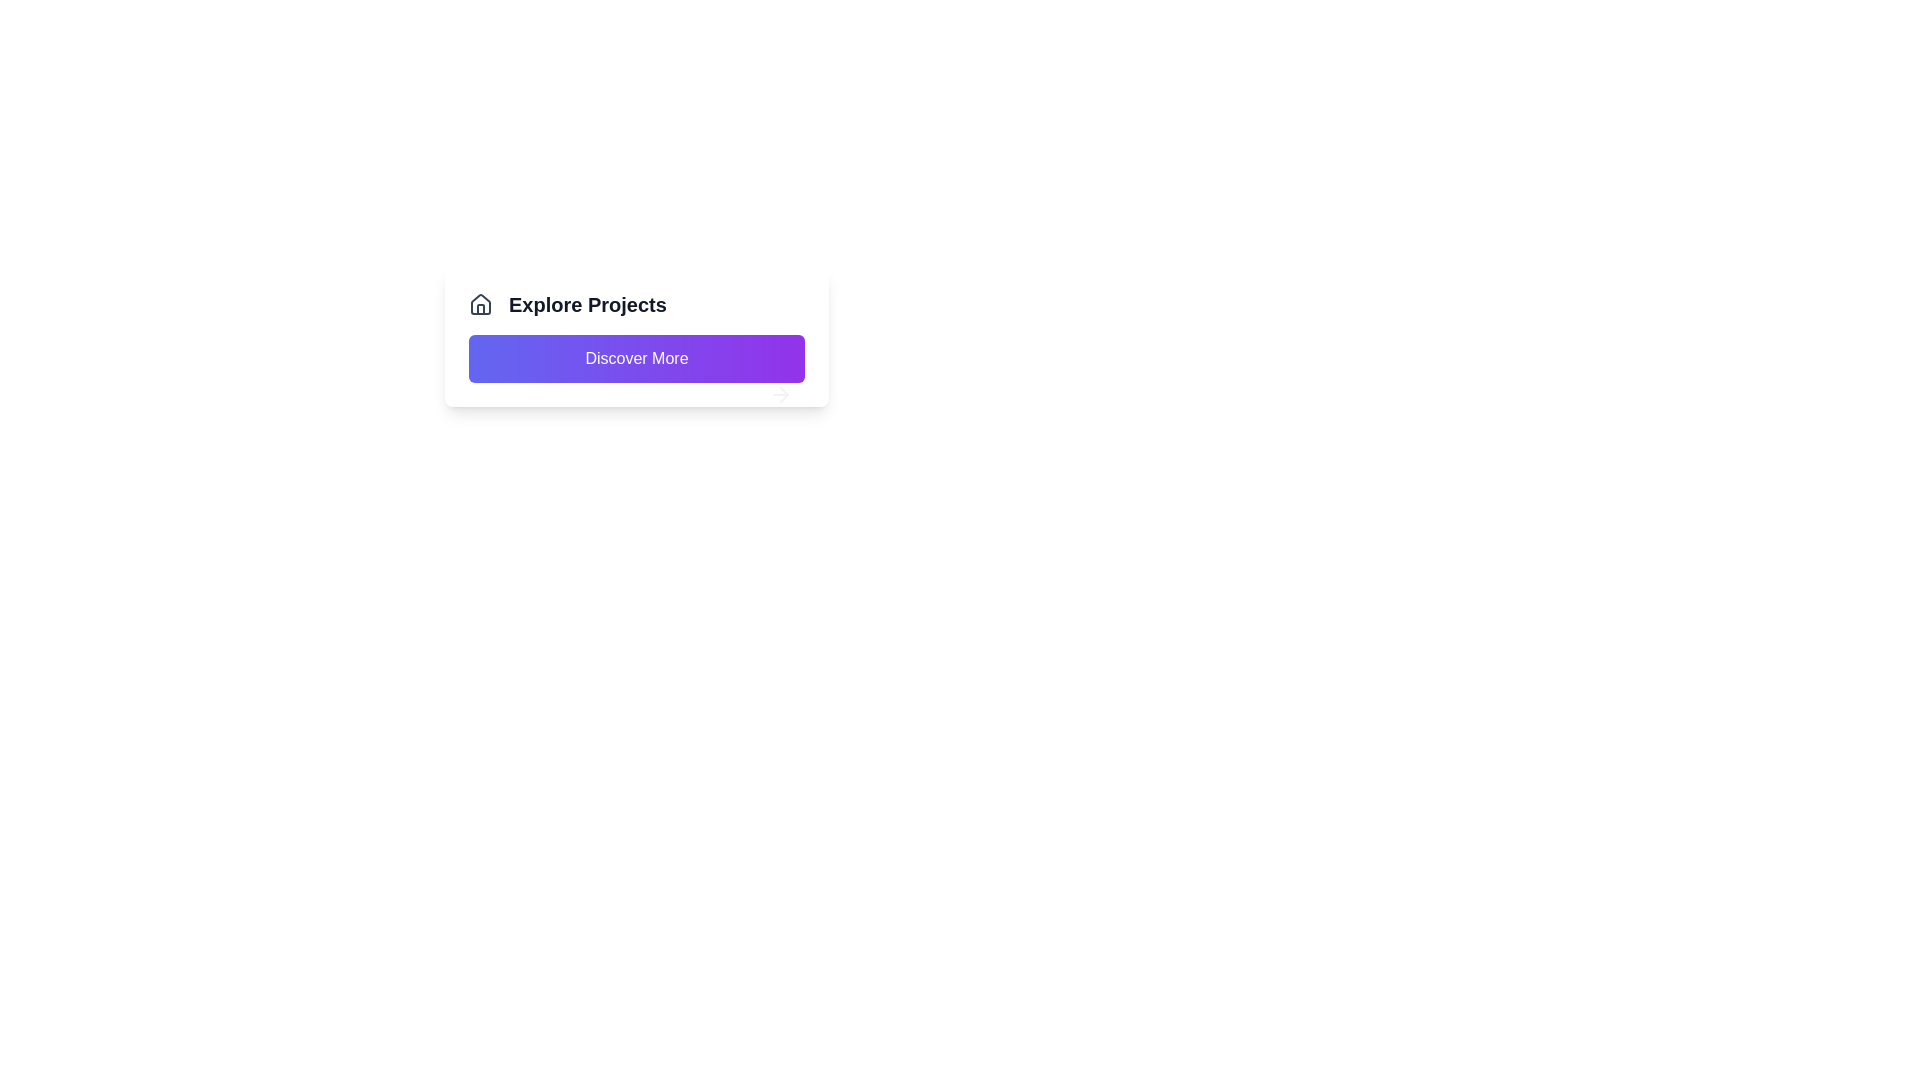  Describe the element at coordinates (636, 357) in the screenshot. I see `the 'Discover More' button, which has a gradient background from indigo to purple and is located below the 'Explore Projects' title` at that location.